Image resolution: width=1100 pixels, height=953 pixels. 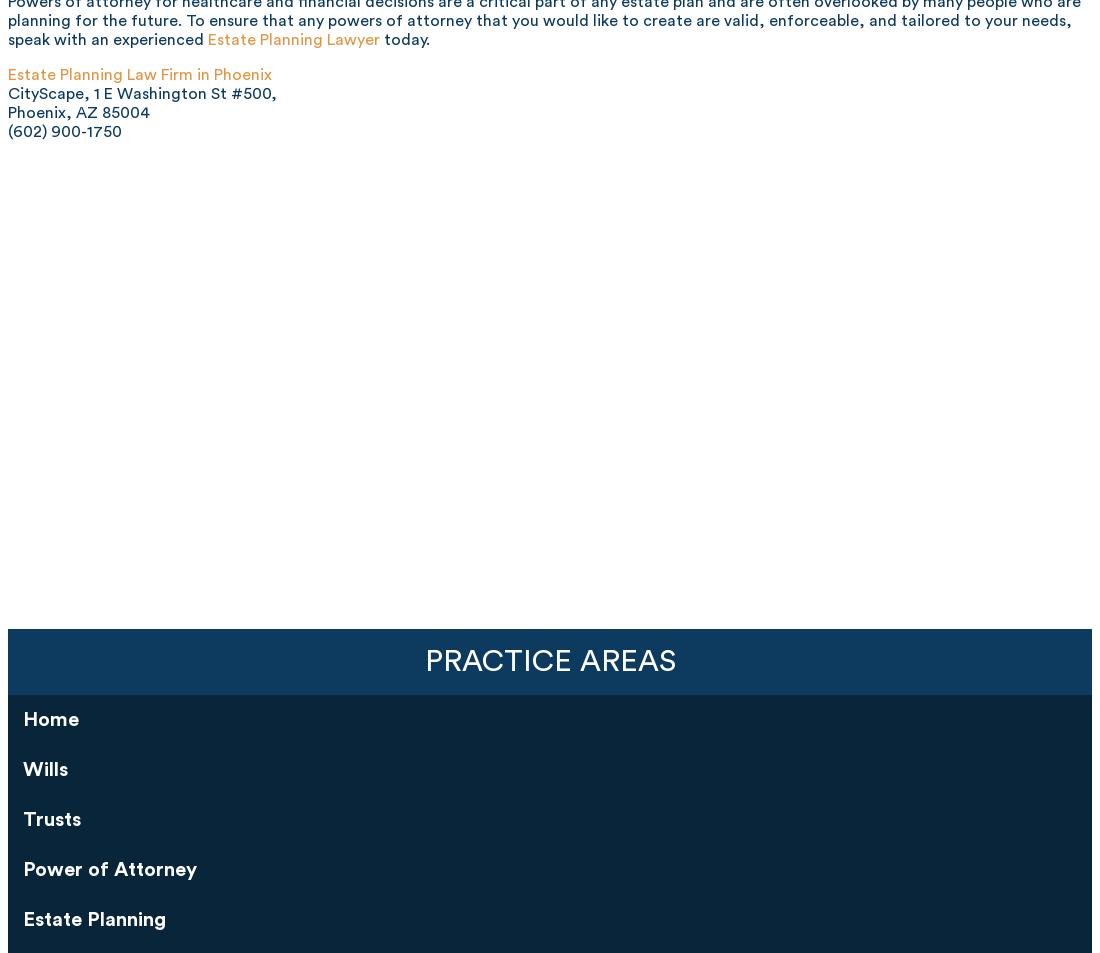 I want to click on 'Home', so click(x=50, y=719).